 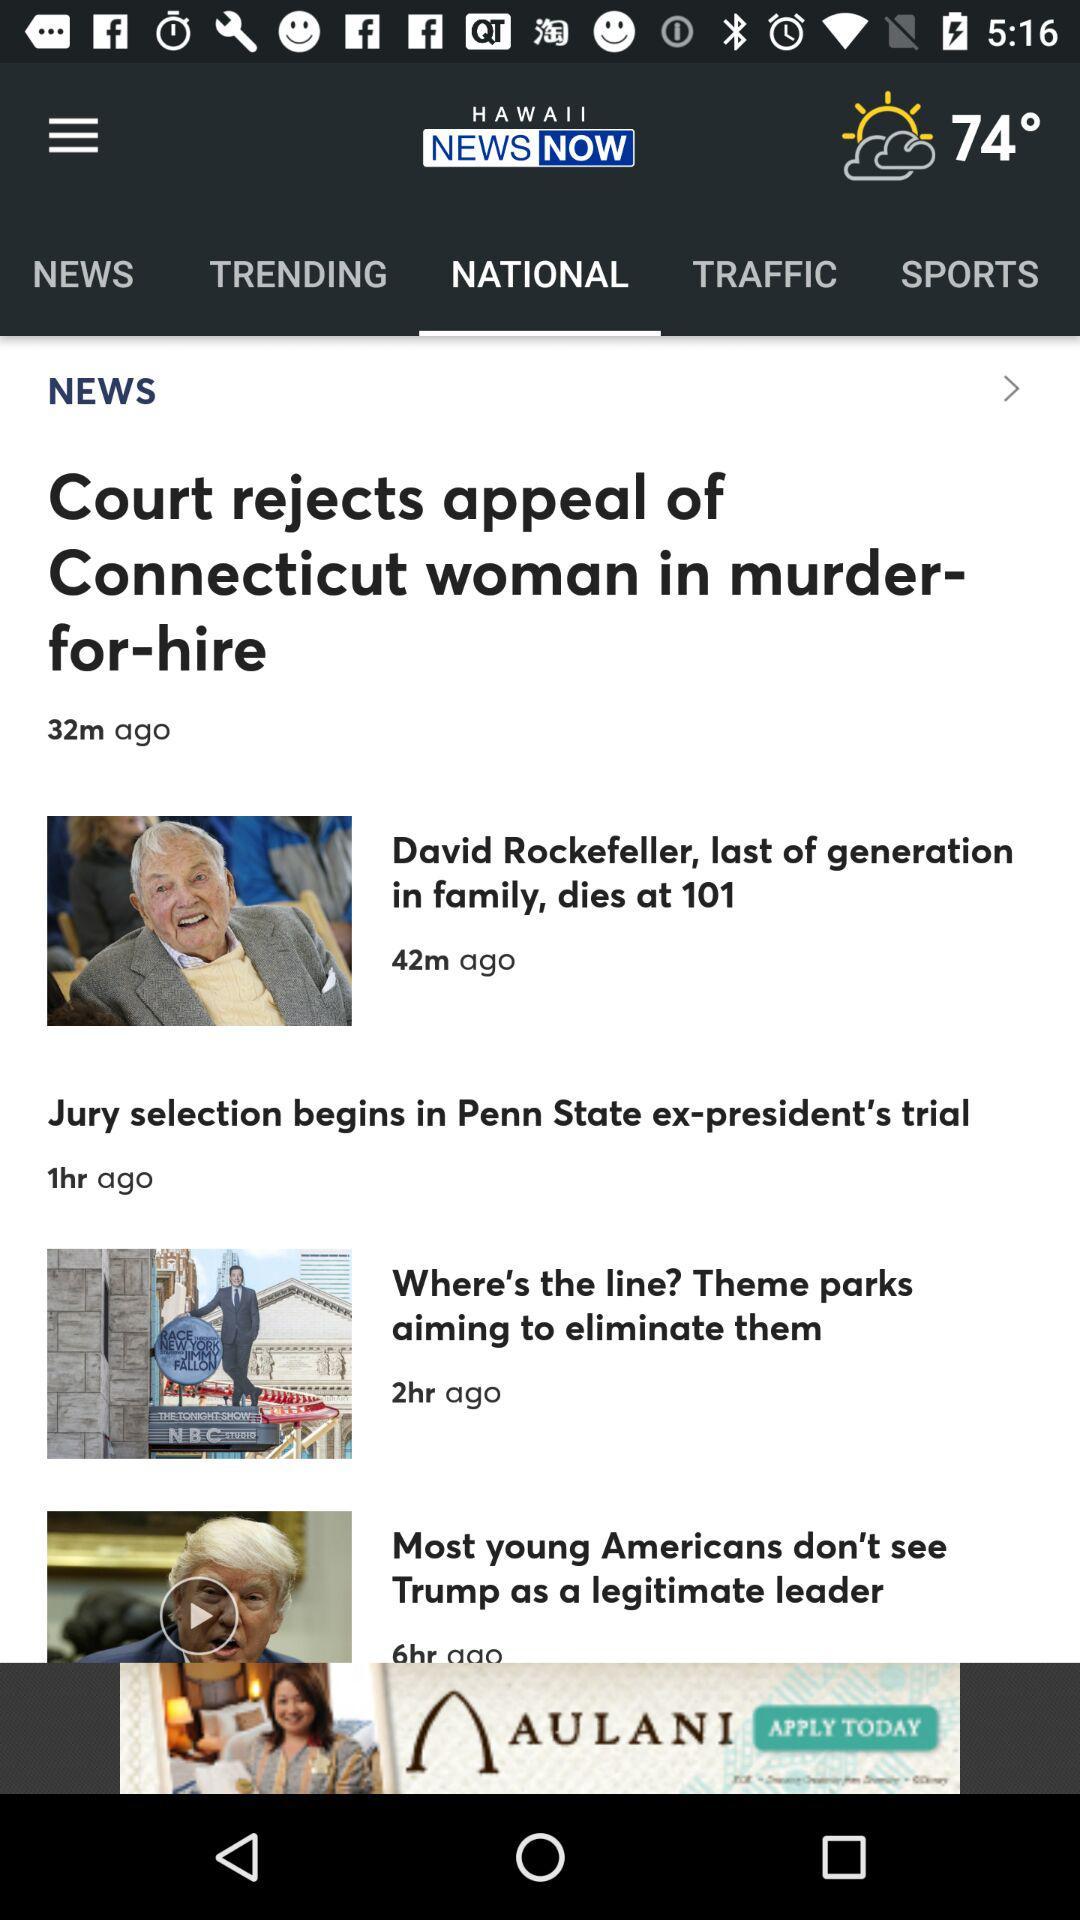 I want to click on see weather report, so click(x=886, y=135).